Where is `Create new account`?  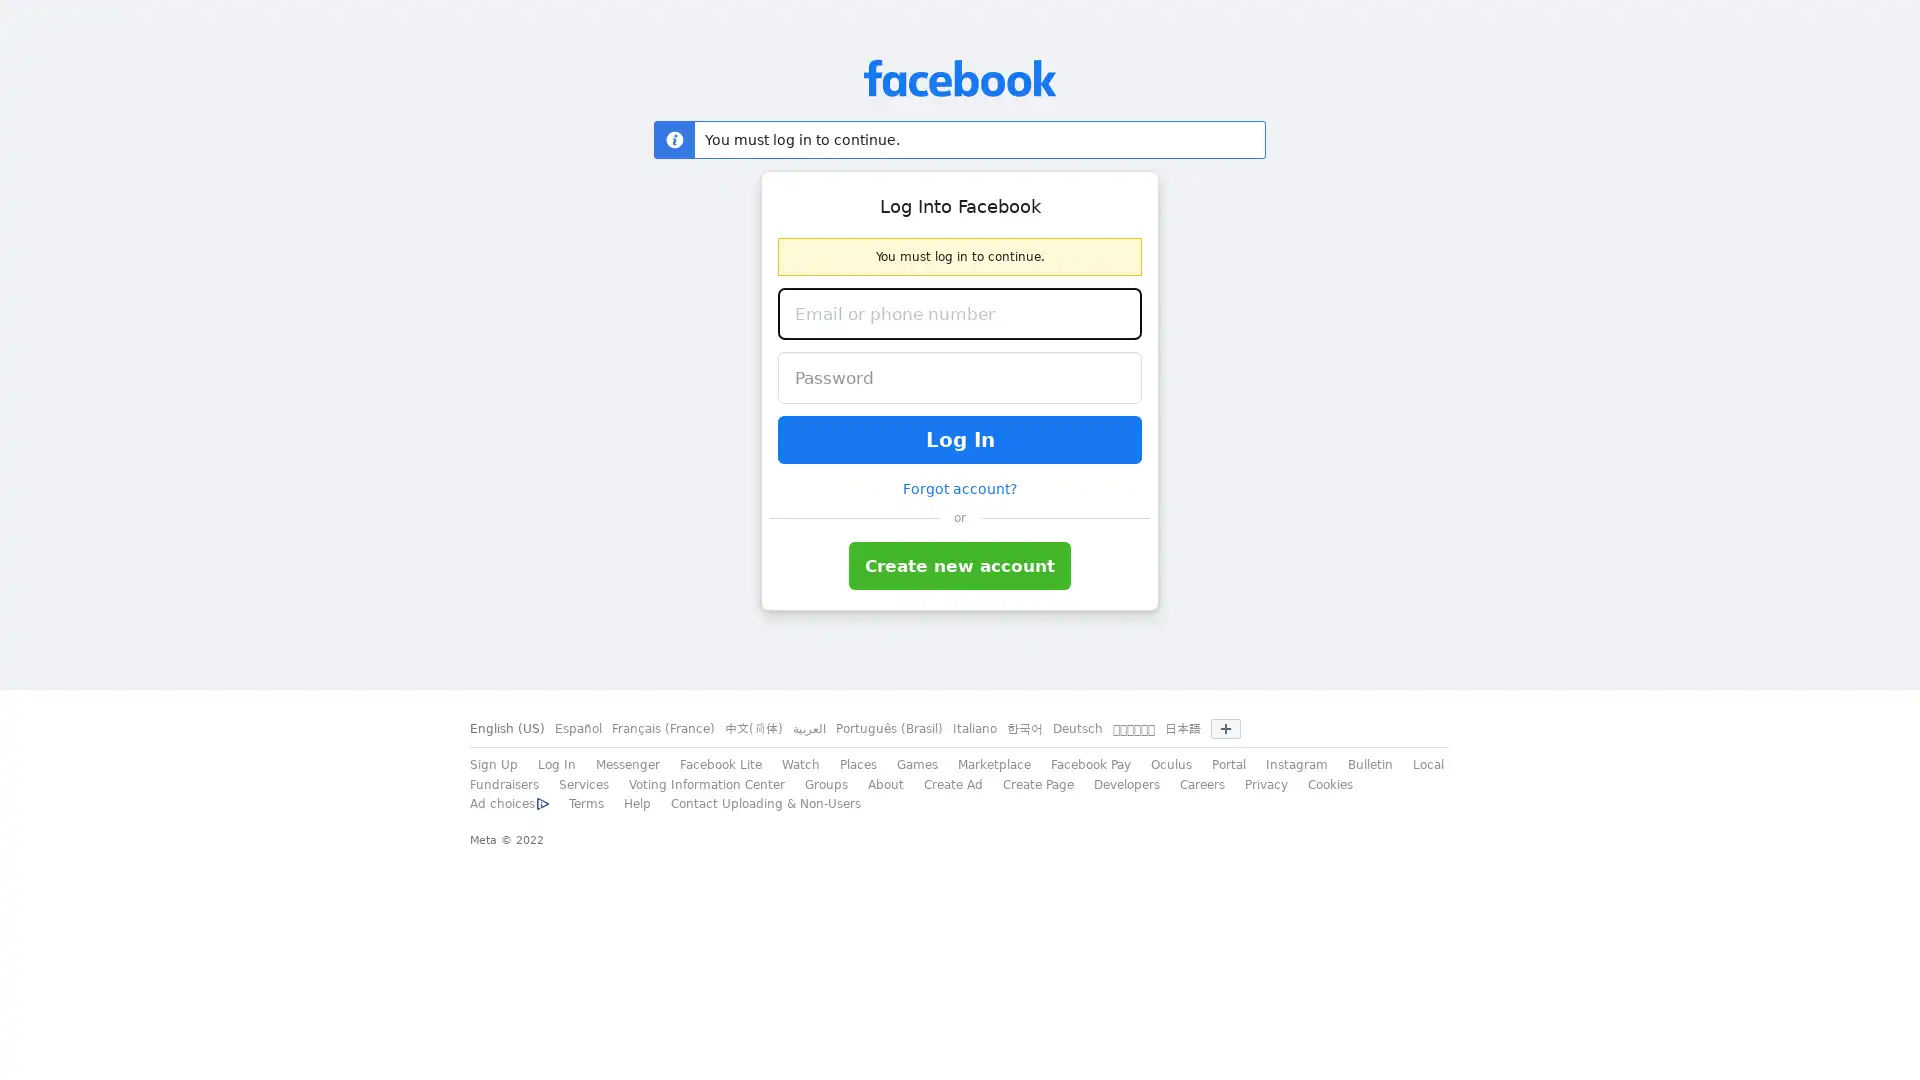 Create new account is located at coordinates (960, 566).